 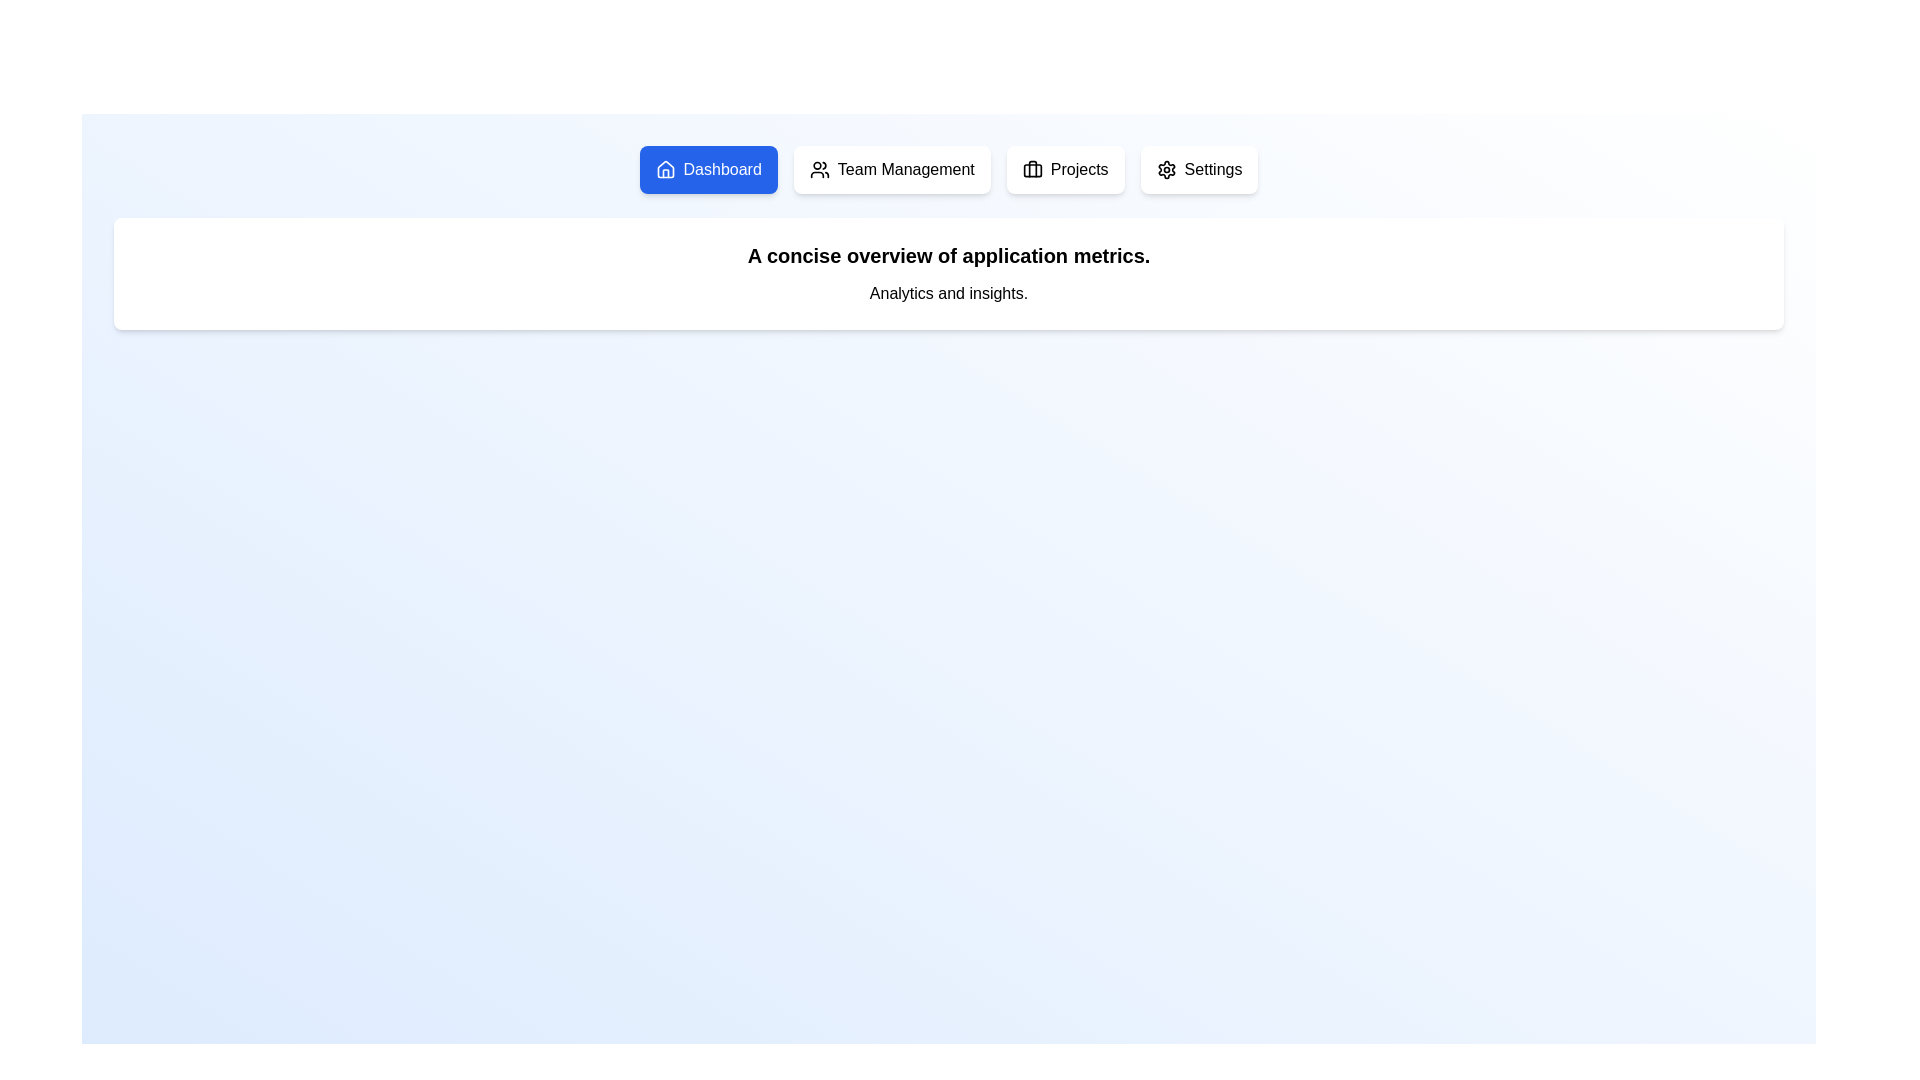 I want to click on the 'Team Management' icon located within the button in the navigation bar, so click(x=819, y=168).